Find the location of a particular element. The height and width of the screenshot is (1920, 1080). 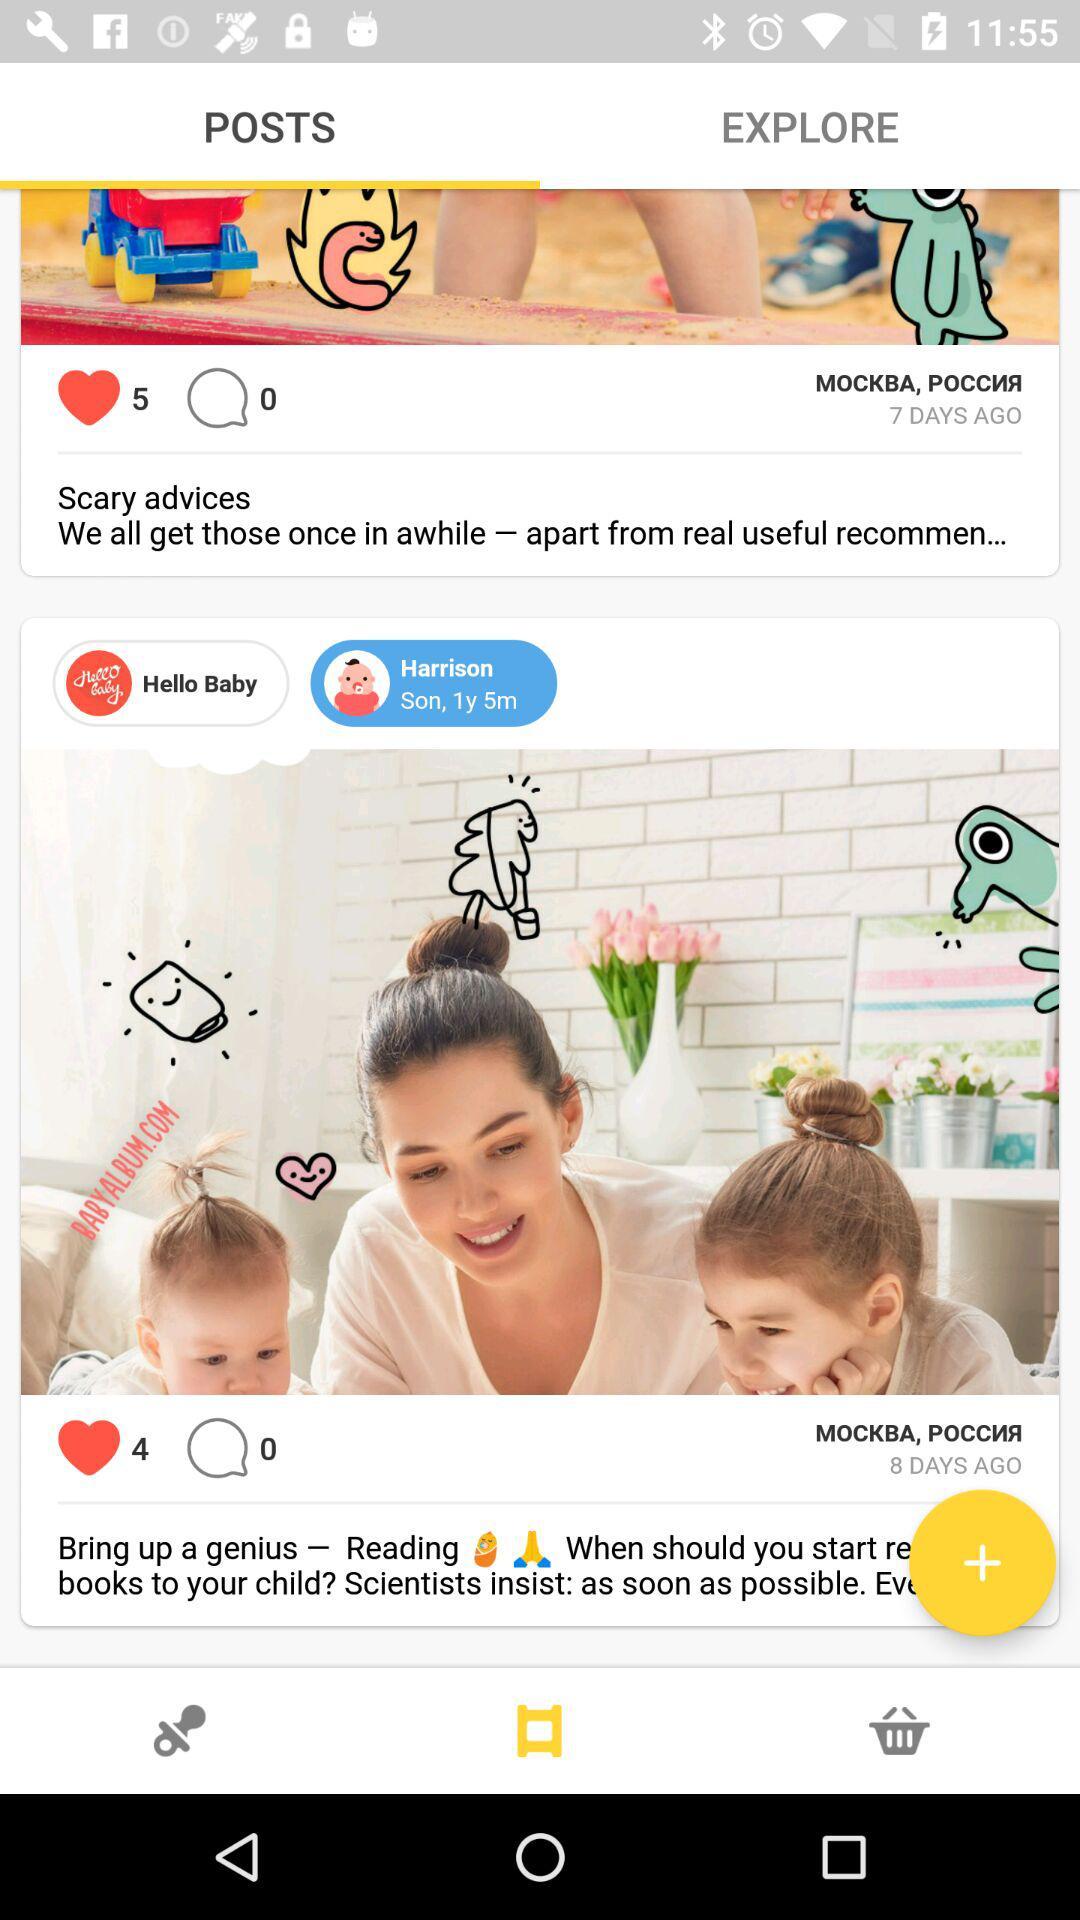

post is located at coordinates (981, 1562).